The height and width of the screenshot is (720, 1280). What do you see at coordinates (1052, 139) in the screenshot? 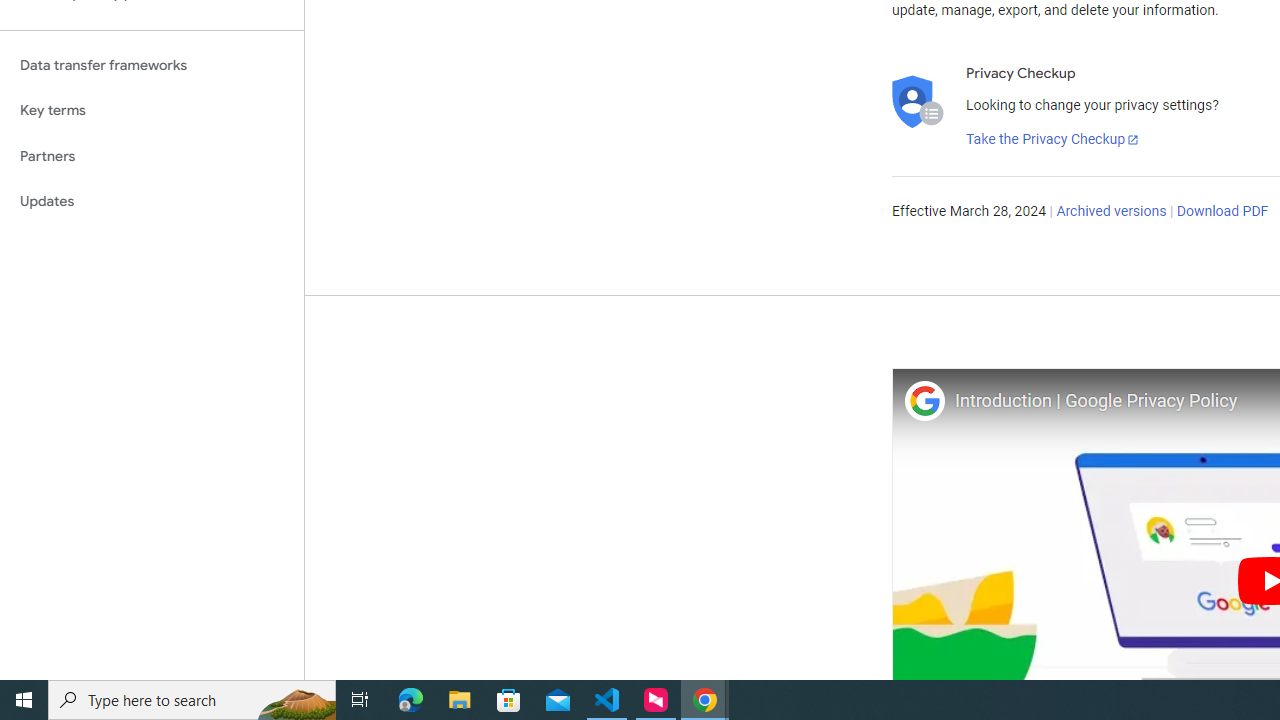
I see `'Take the Privacy Checkup'` at bounding box center [1052, 139].